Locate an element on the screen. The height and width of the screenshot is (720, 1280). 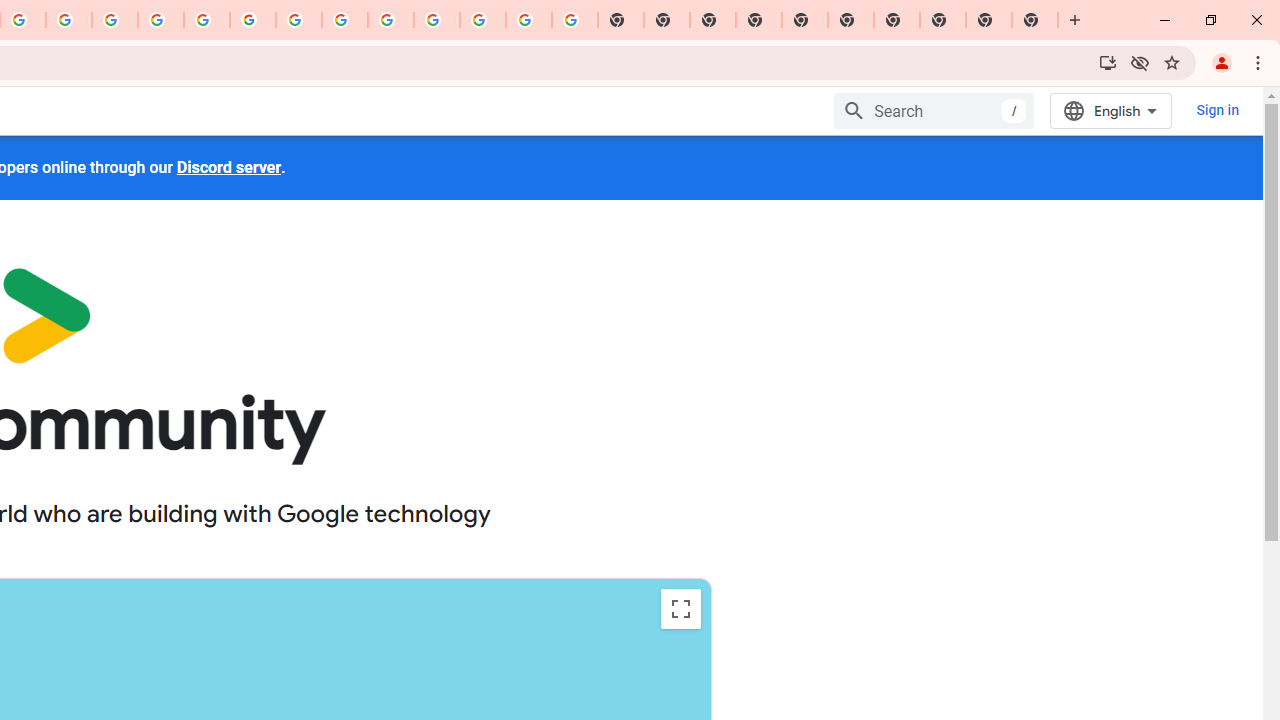
'Discord server' is located at coordinates (229, 166).